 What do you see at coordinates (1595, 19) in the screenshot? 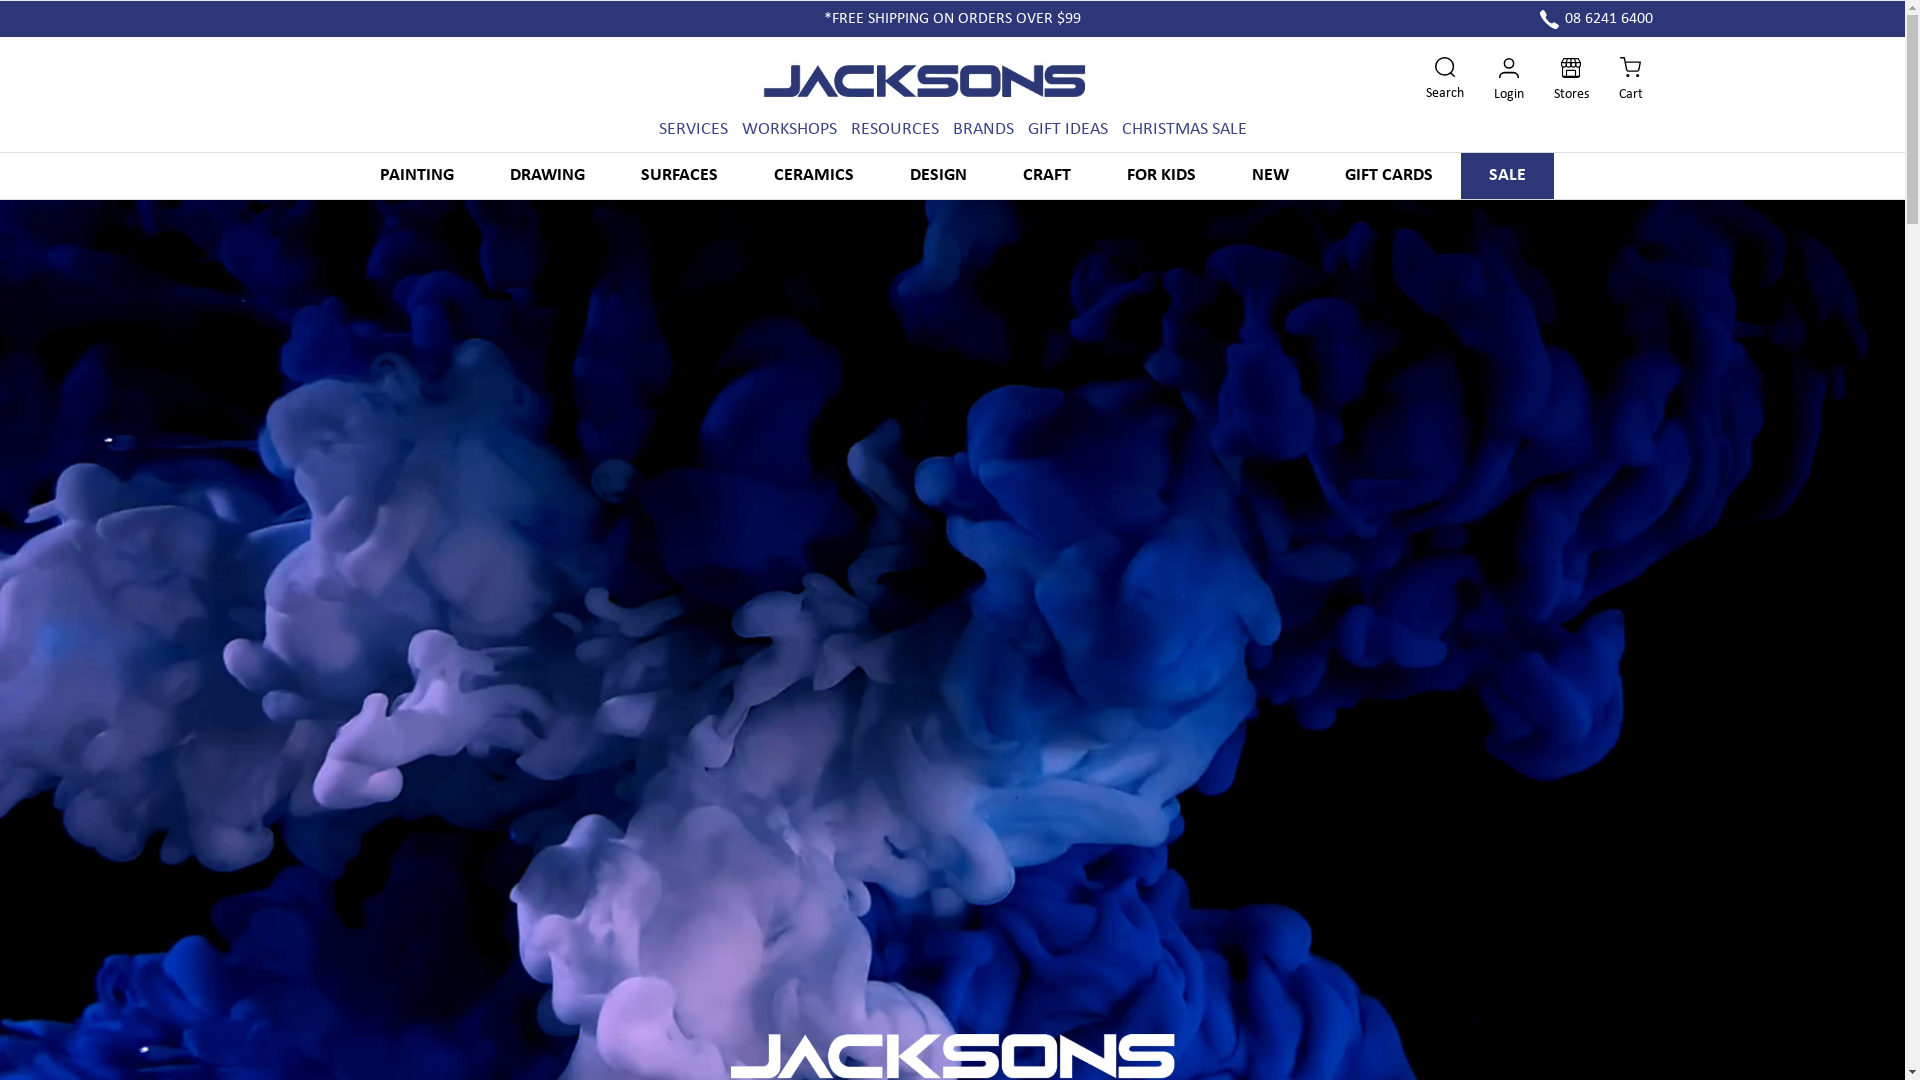
I see `' 08 6241 6400'` at bounding box center [1595, 19].